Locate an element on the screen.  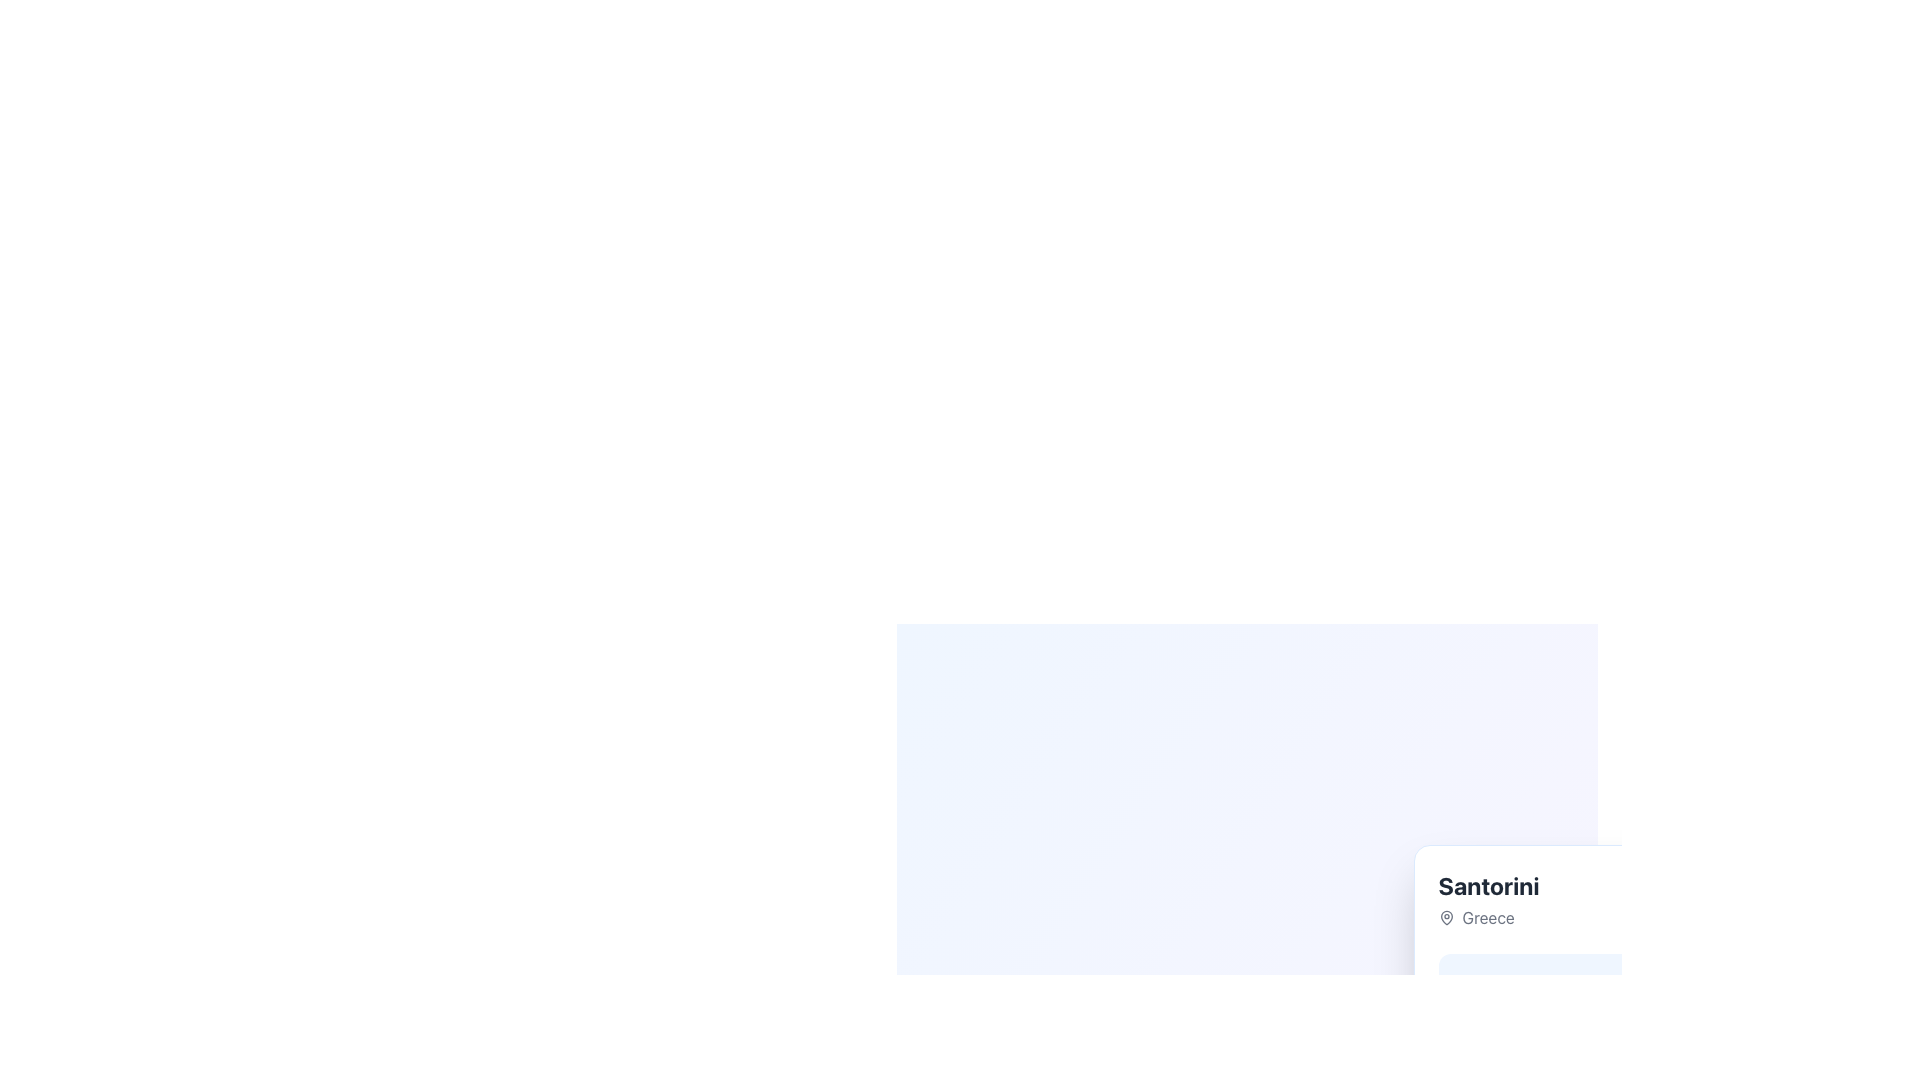
text of the label located directly under the title 'Santorini', horizontally aligned with a map pin icon is located at coordinates (1488, 918).